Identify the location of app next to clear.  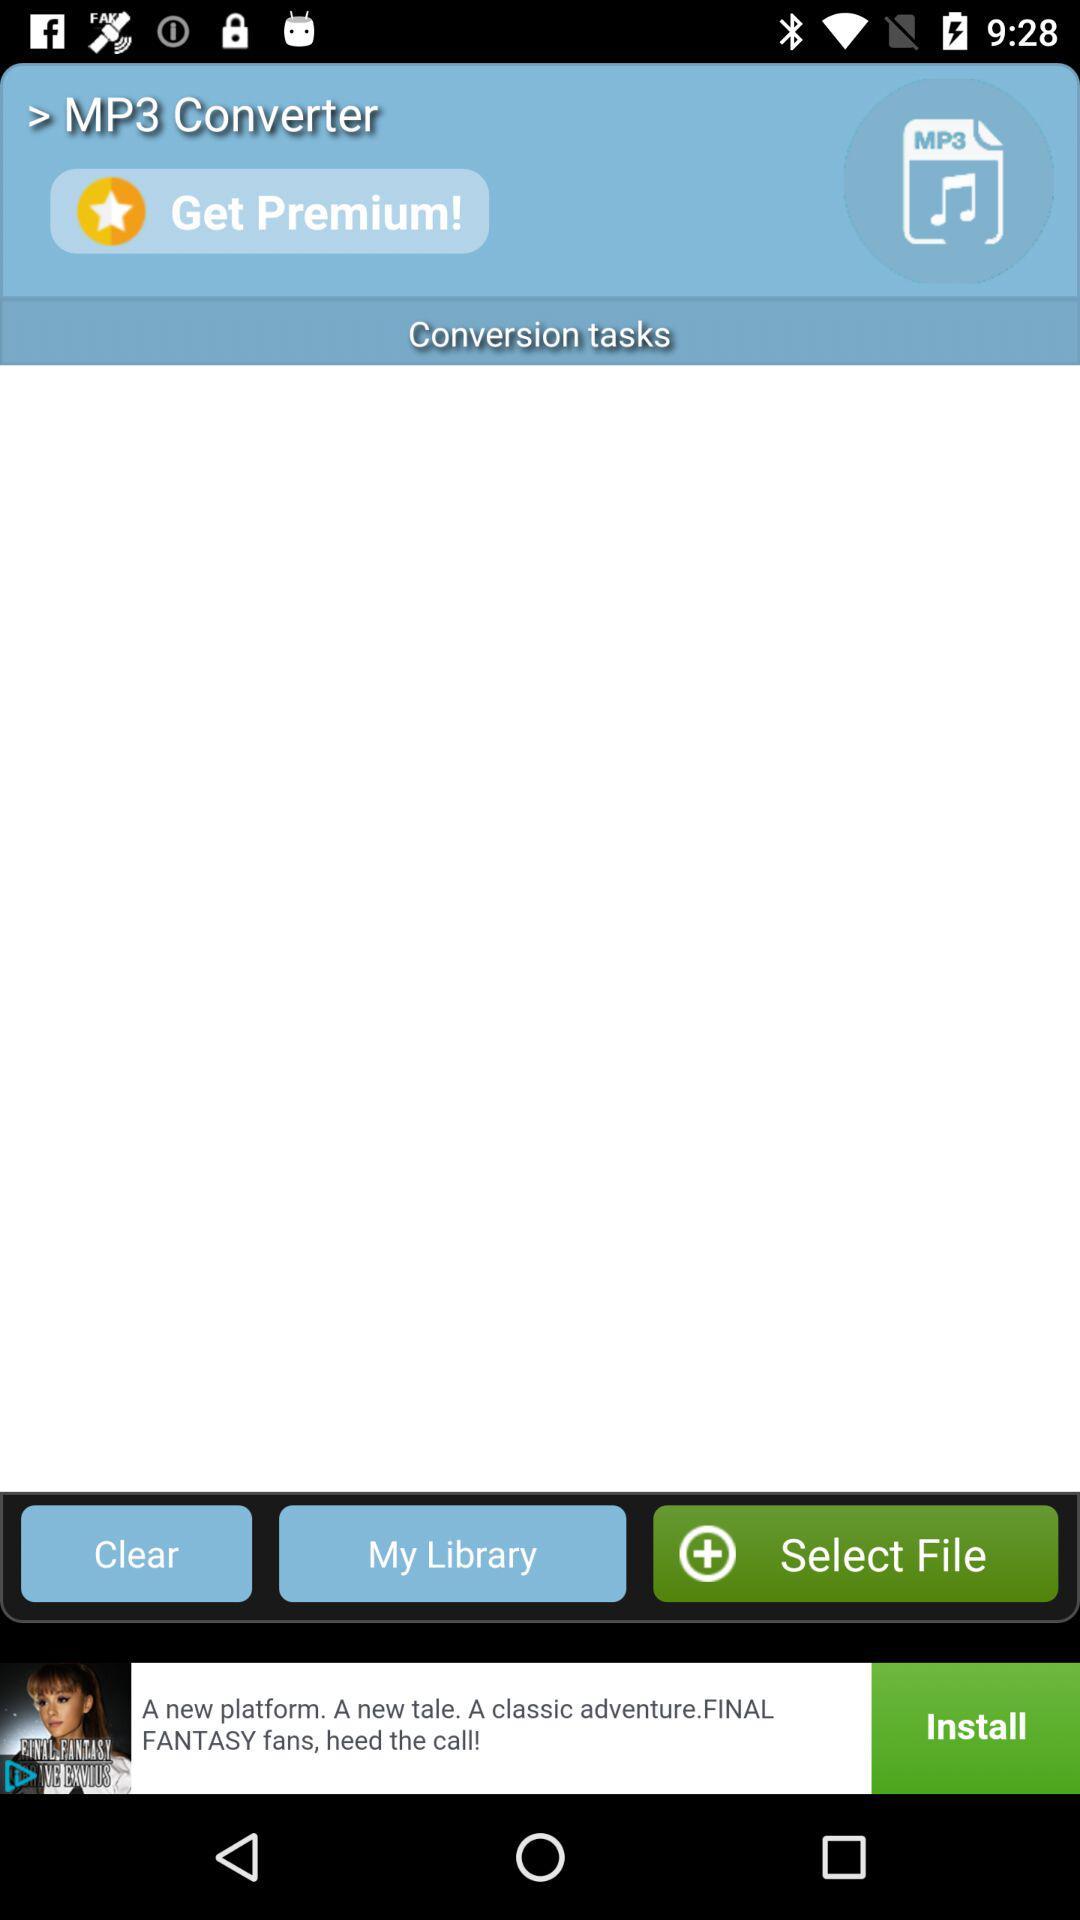
(452, 1552).